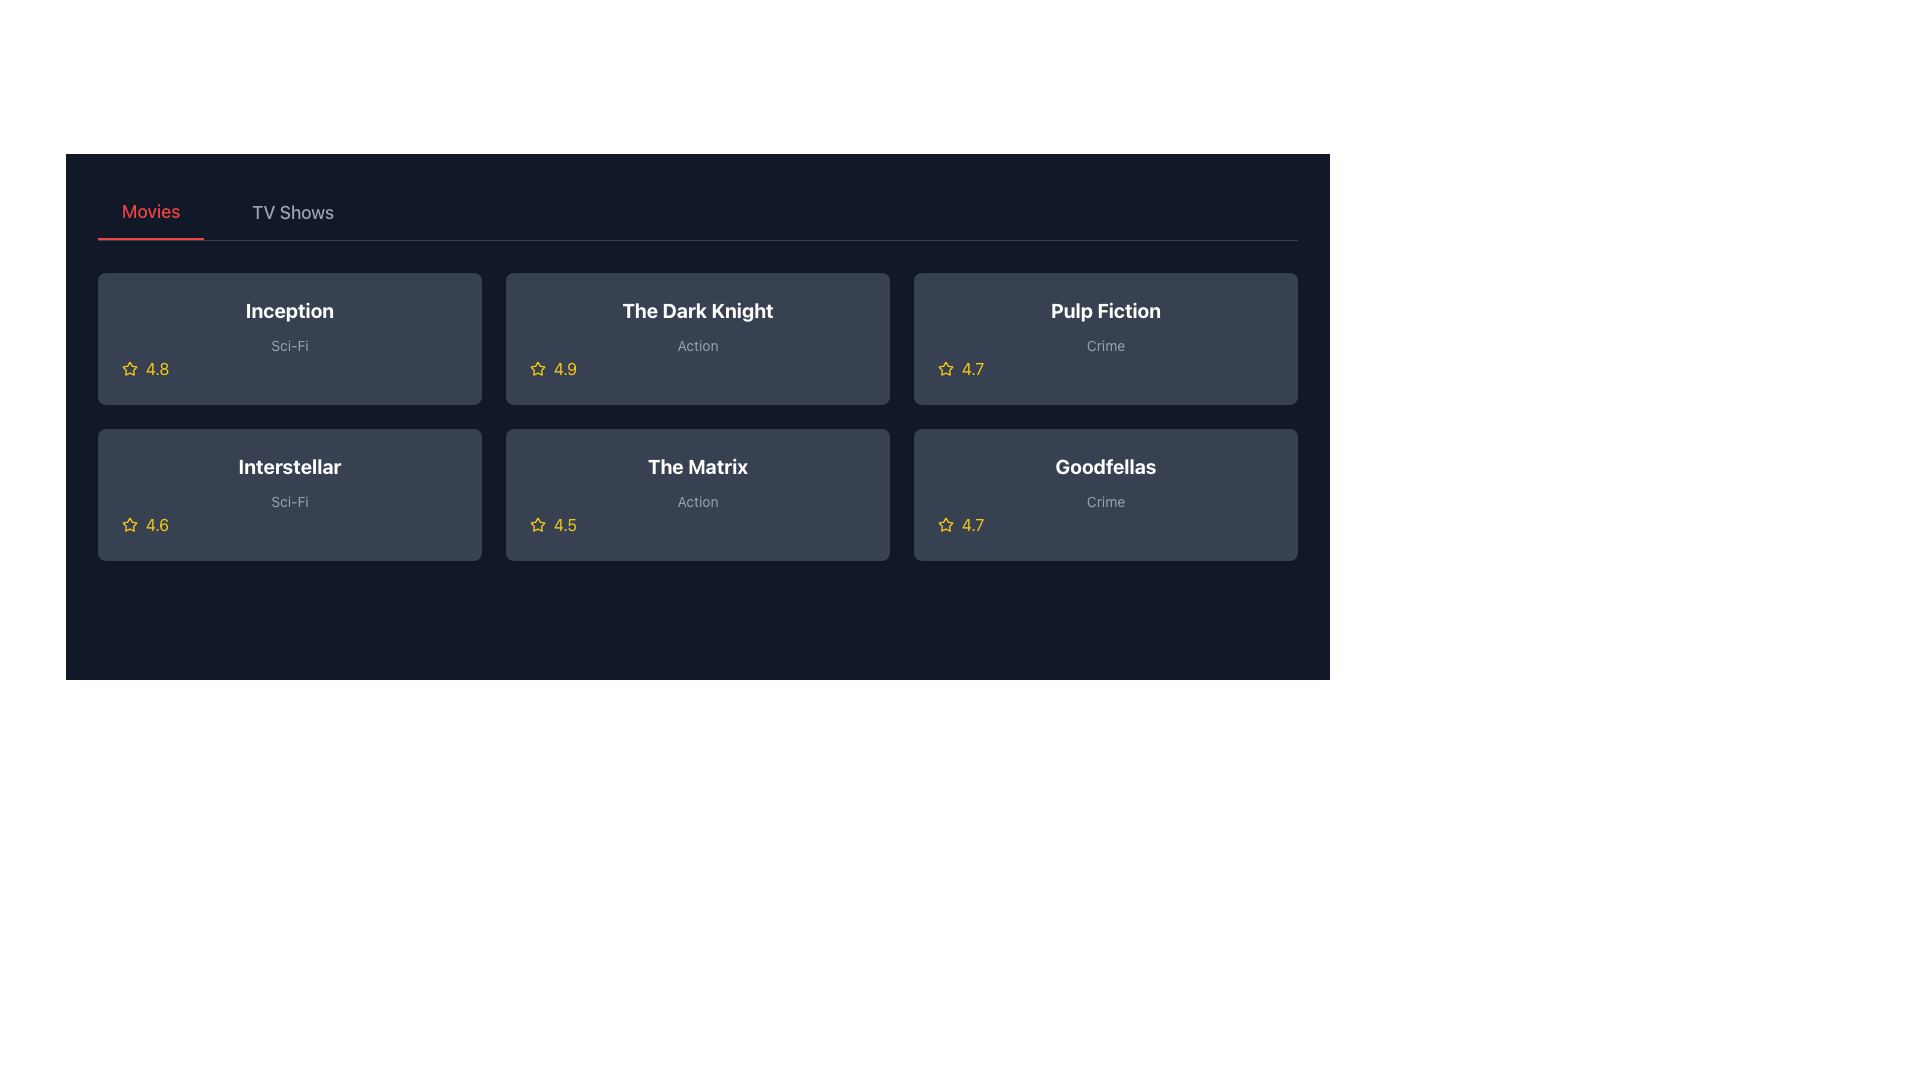 This screenshot has height=1080, width=1920. I want to click on the 'Pulp Fiction' card, which is a rectangular card with a dark gray background and features the title 'Pulp Fiction' in bold white text, so click(1104, 338).